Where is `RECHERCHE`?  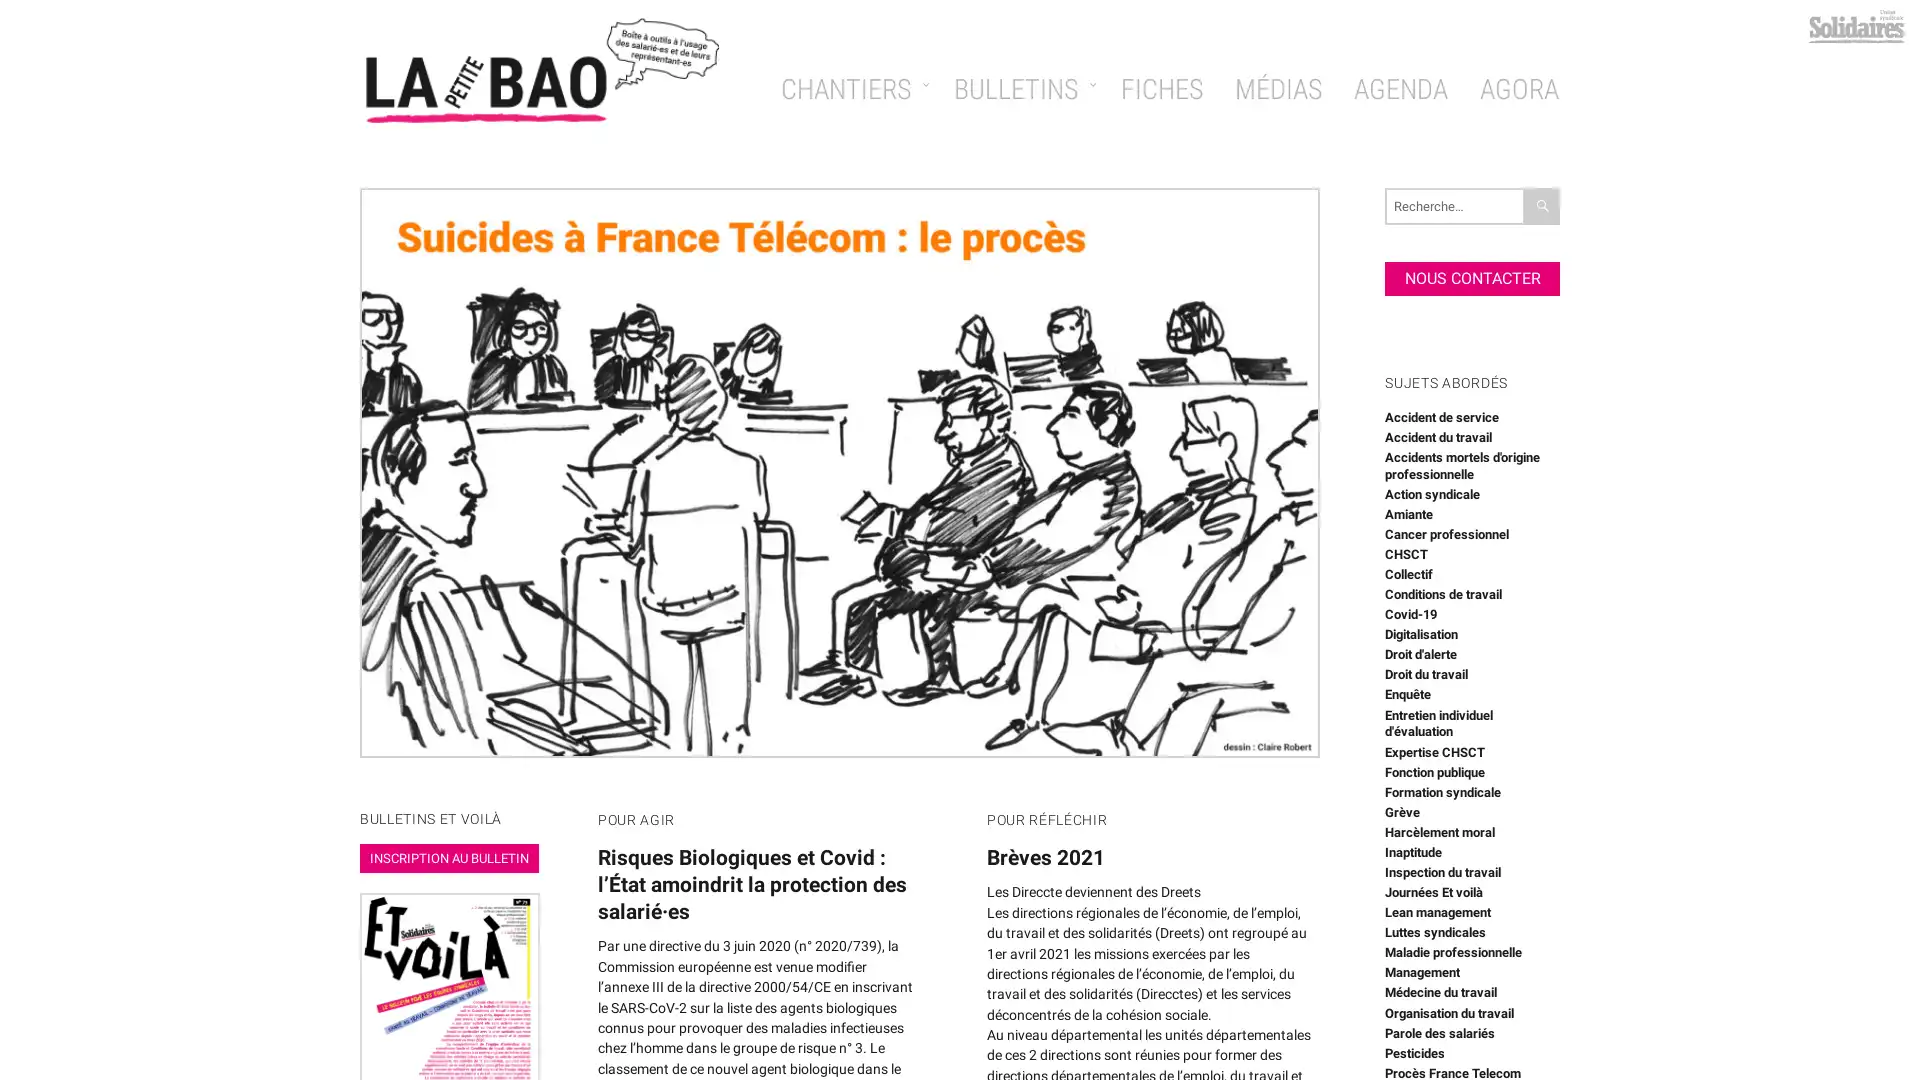 RECHERCHE is located at coordinates (1541, 205).